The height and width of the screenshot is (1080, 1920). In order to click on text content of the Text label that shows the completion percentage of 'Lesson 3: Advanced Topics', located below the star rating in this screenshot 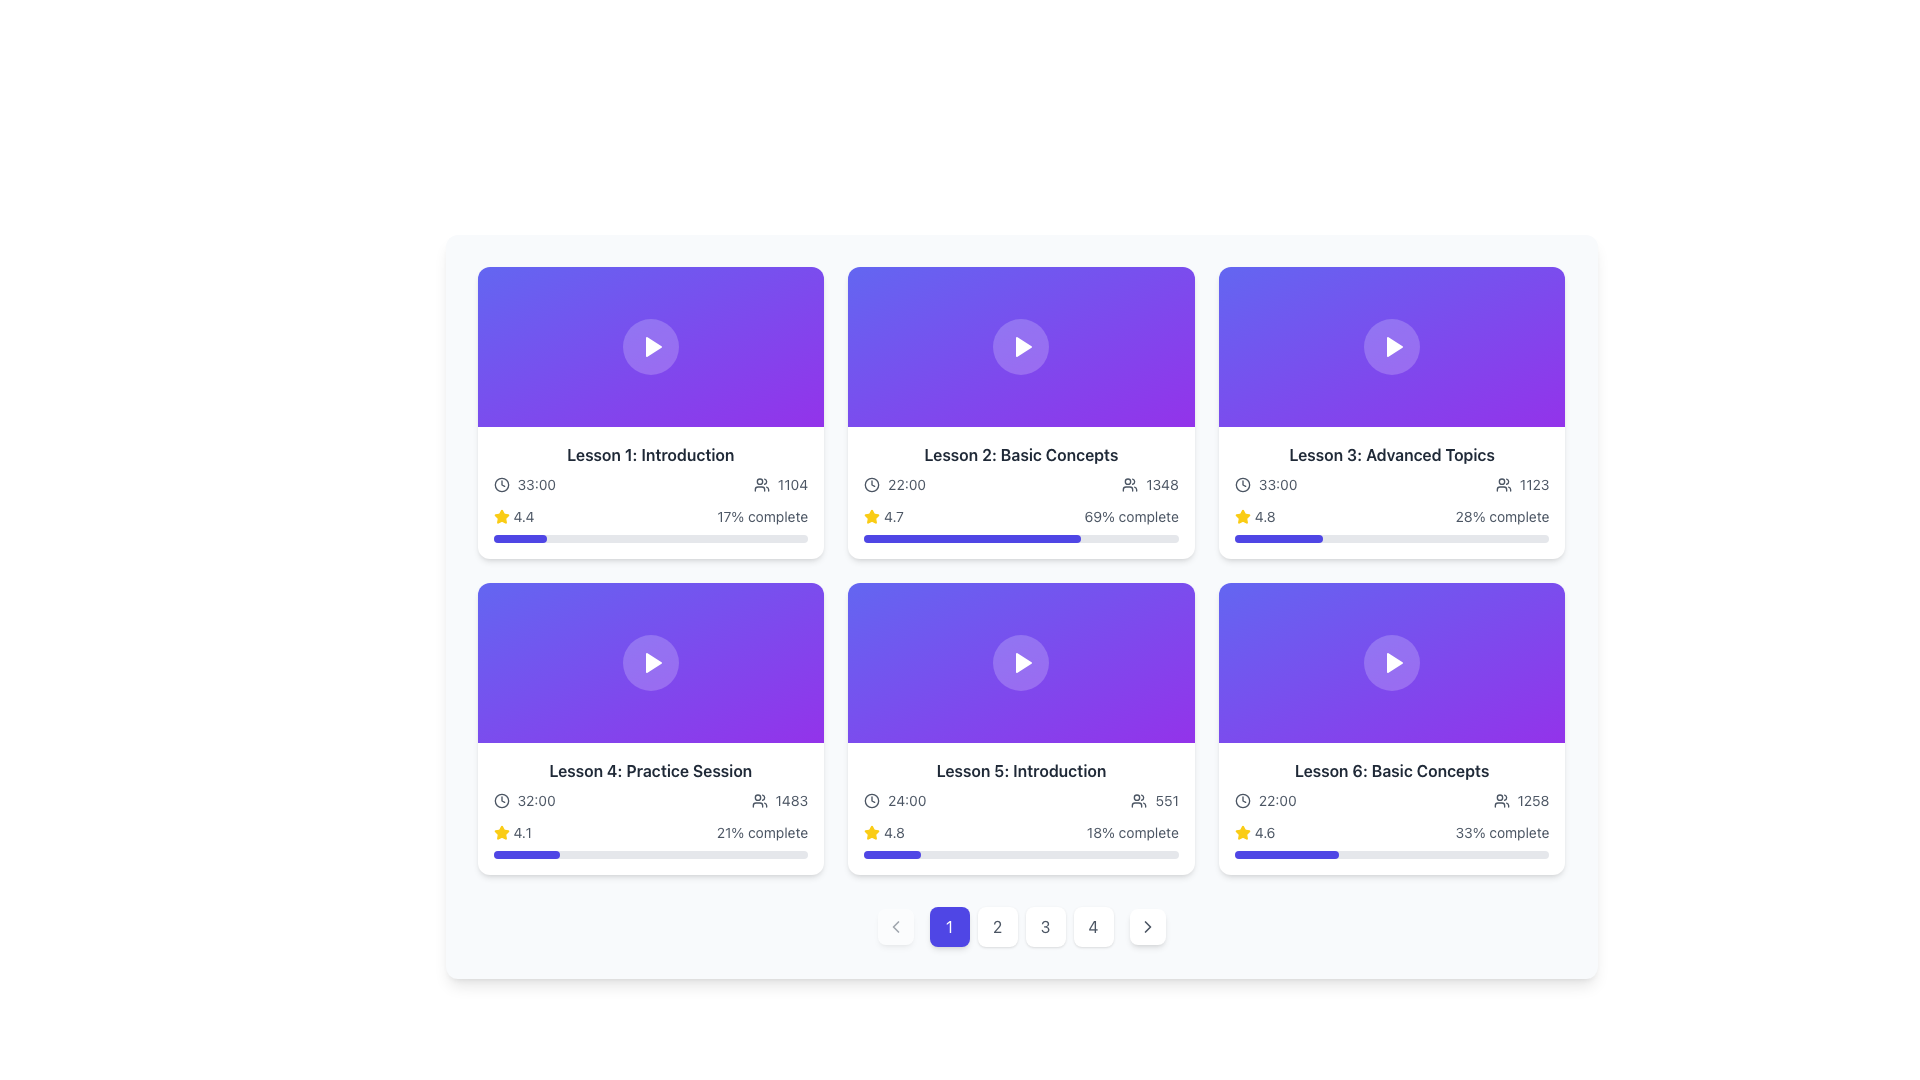, I will do `click(1502, 515)`.